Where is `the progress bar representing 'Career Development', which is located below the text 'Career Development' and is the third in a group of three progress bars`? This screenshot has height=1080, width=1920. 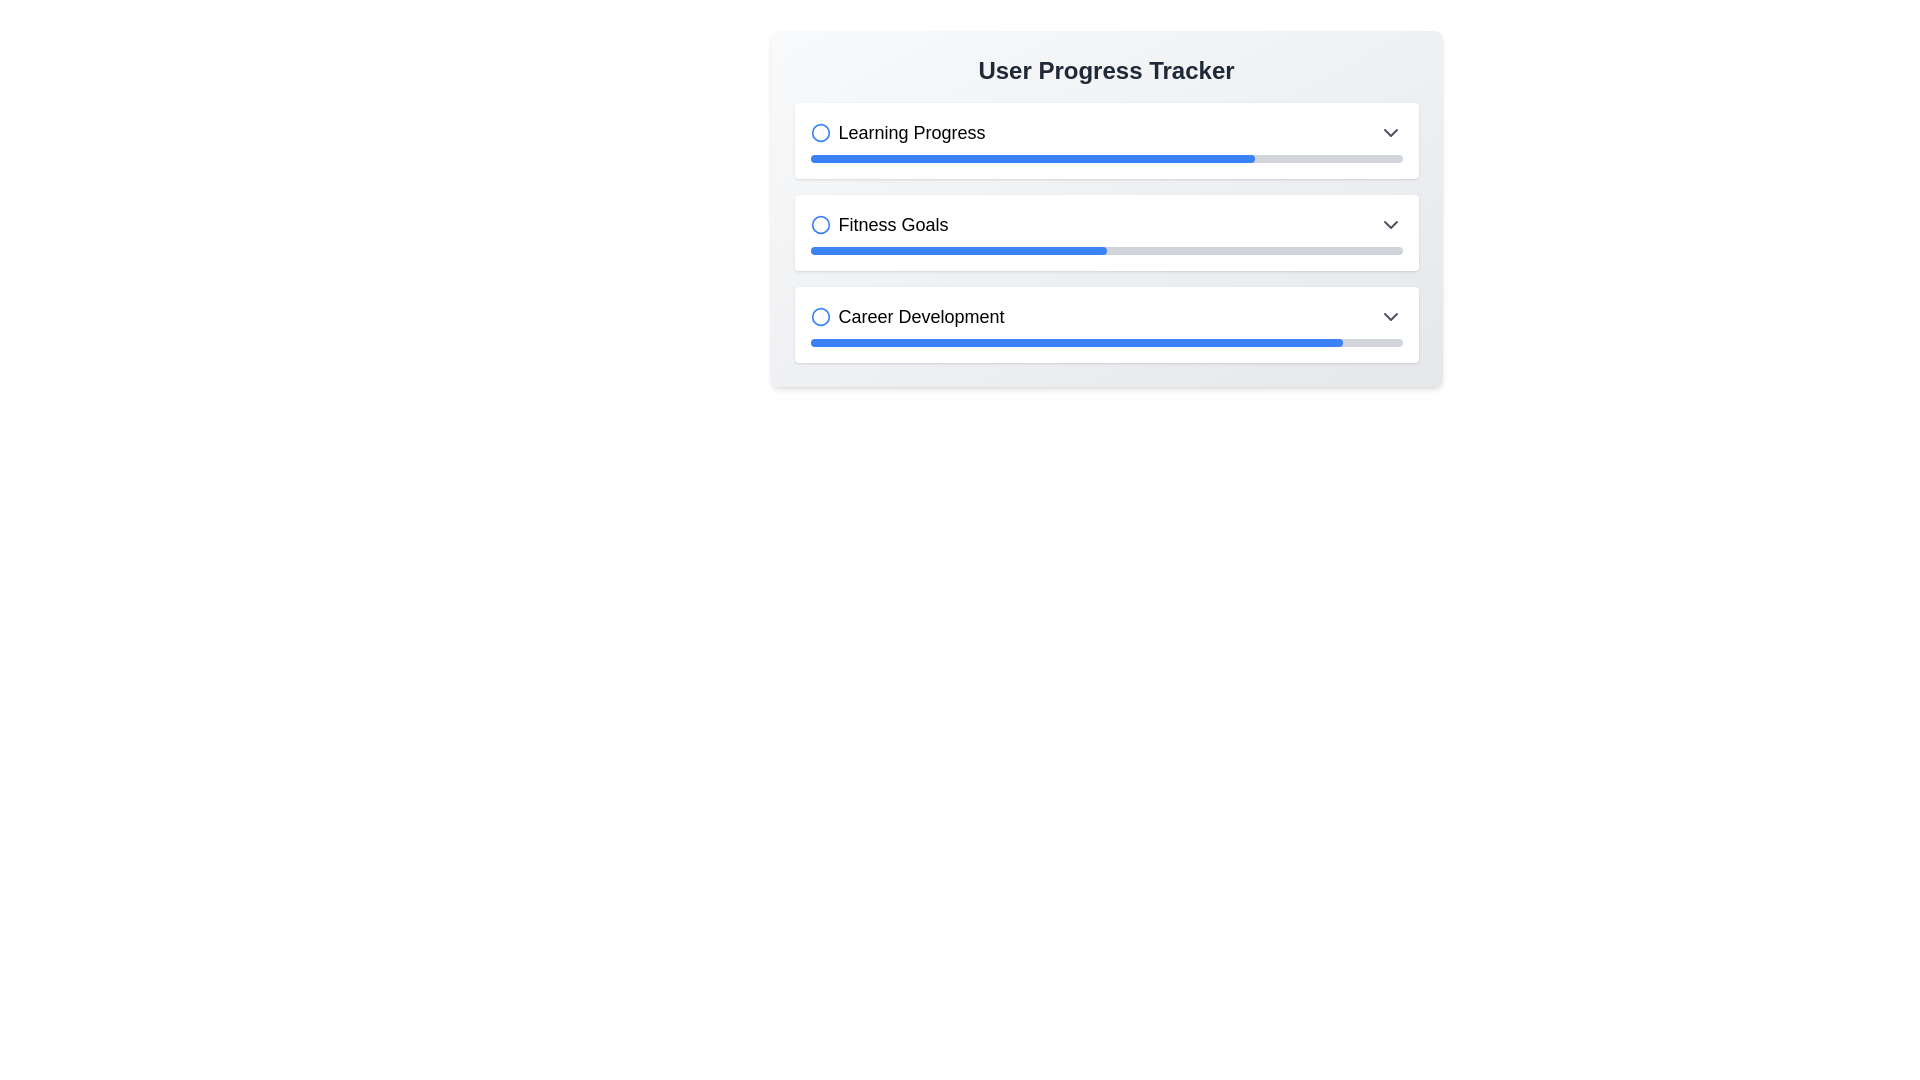 the progress bar representing 'Career Development', which is located below the text 'Career Development' and is the third in a group of three progress bars is located at coordinates (1105, 342).